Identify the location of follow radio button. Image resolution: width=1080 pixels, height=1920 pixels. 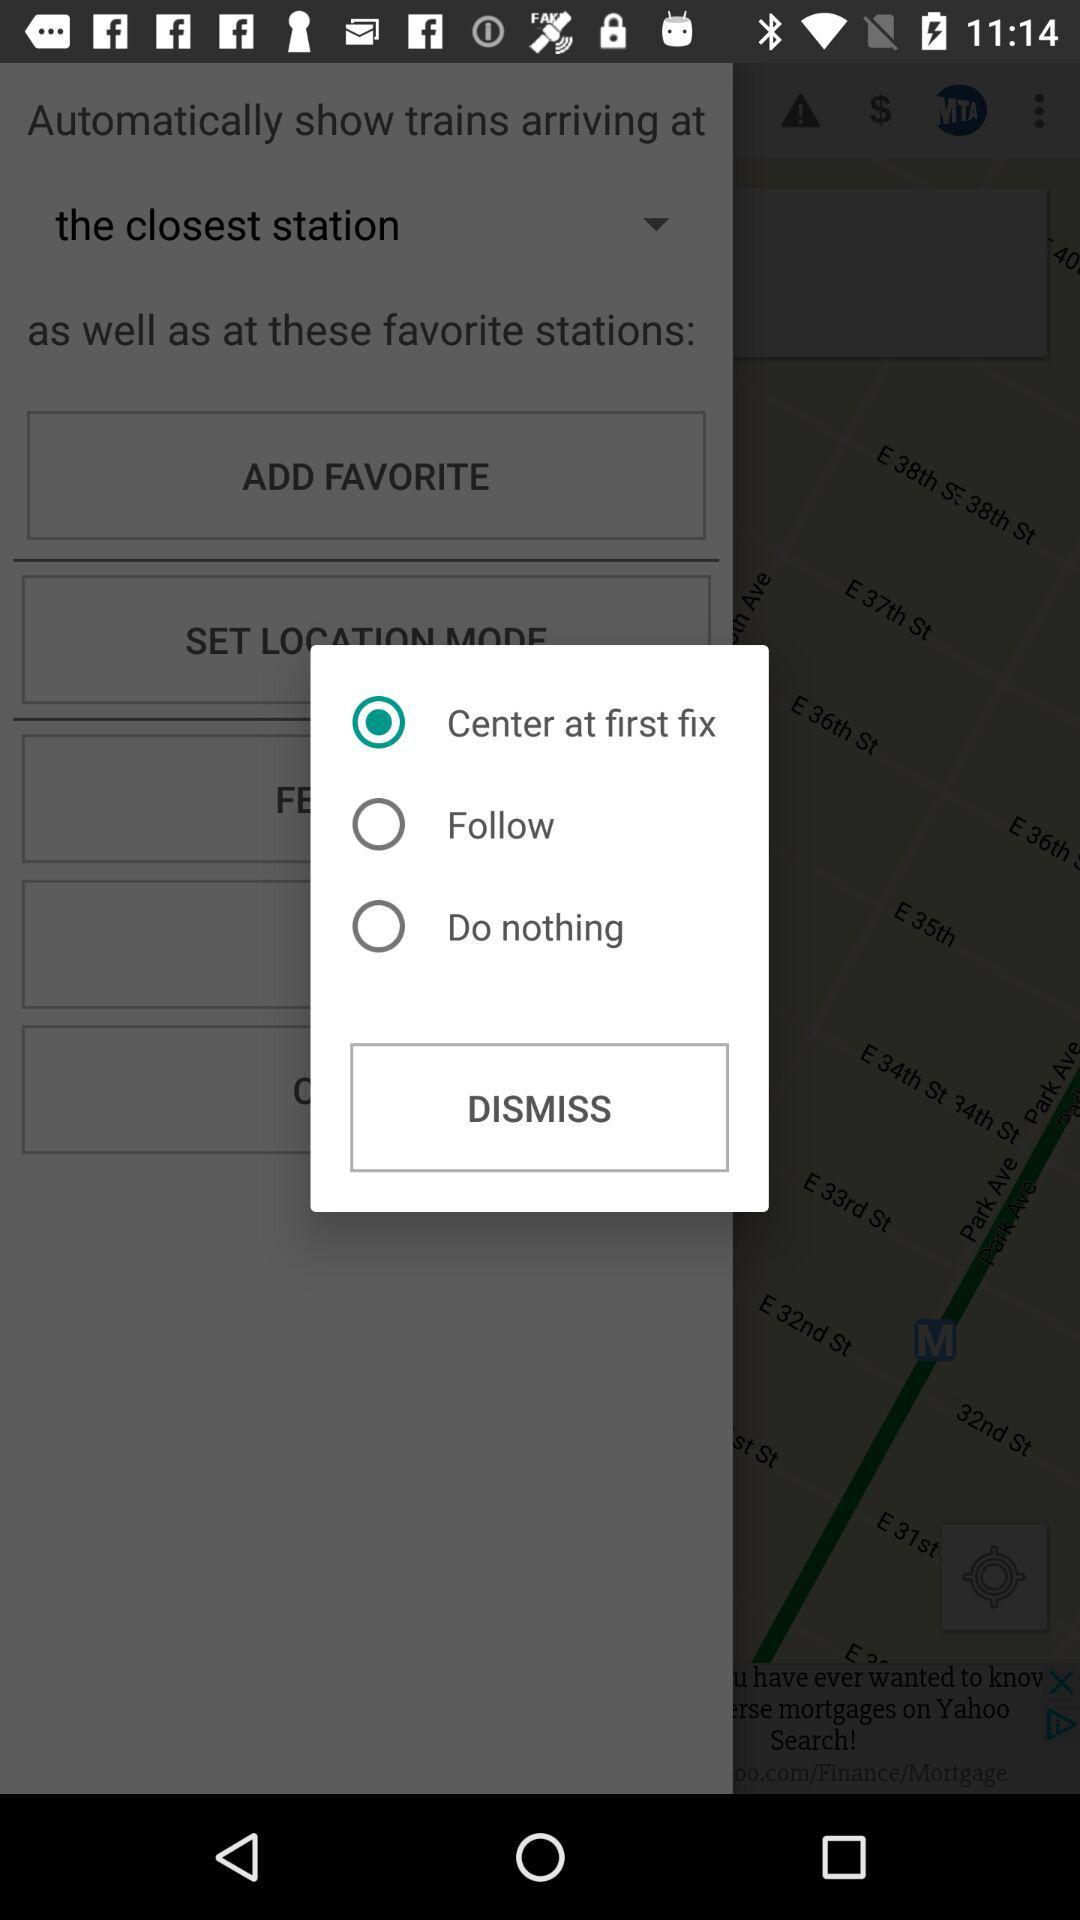
(459, 824).